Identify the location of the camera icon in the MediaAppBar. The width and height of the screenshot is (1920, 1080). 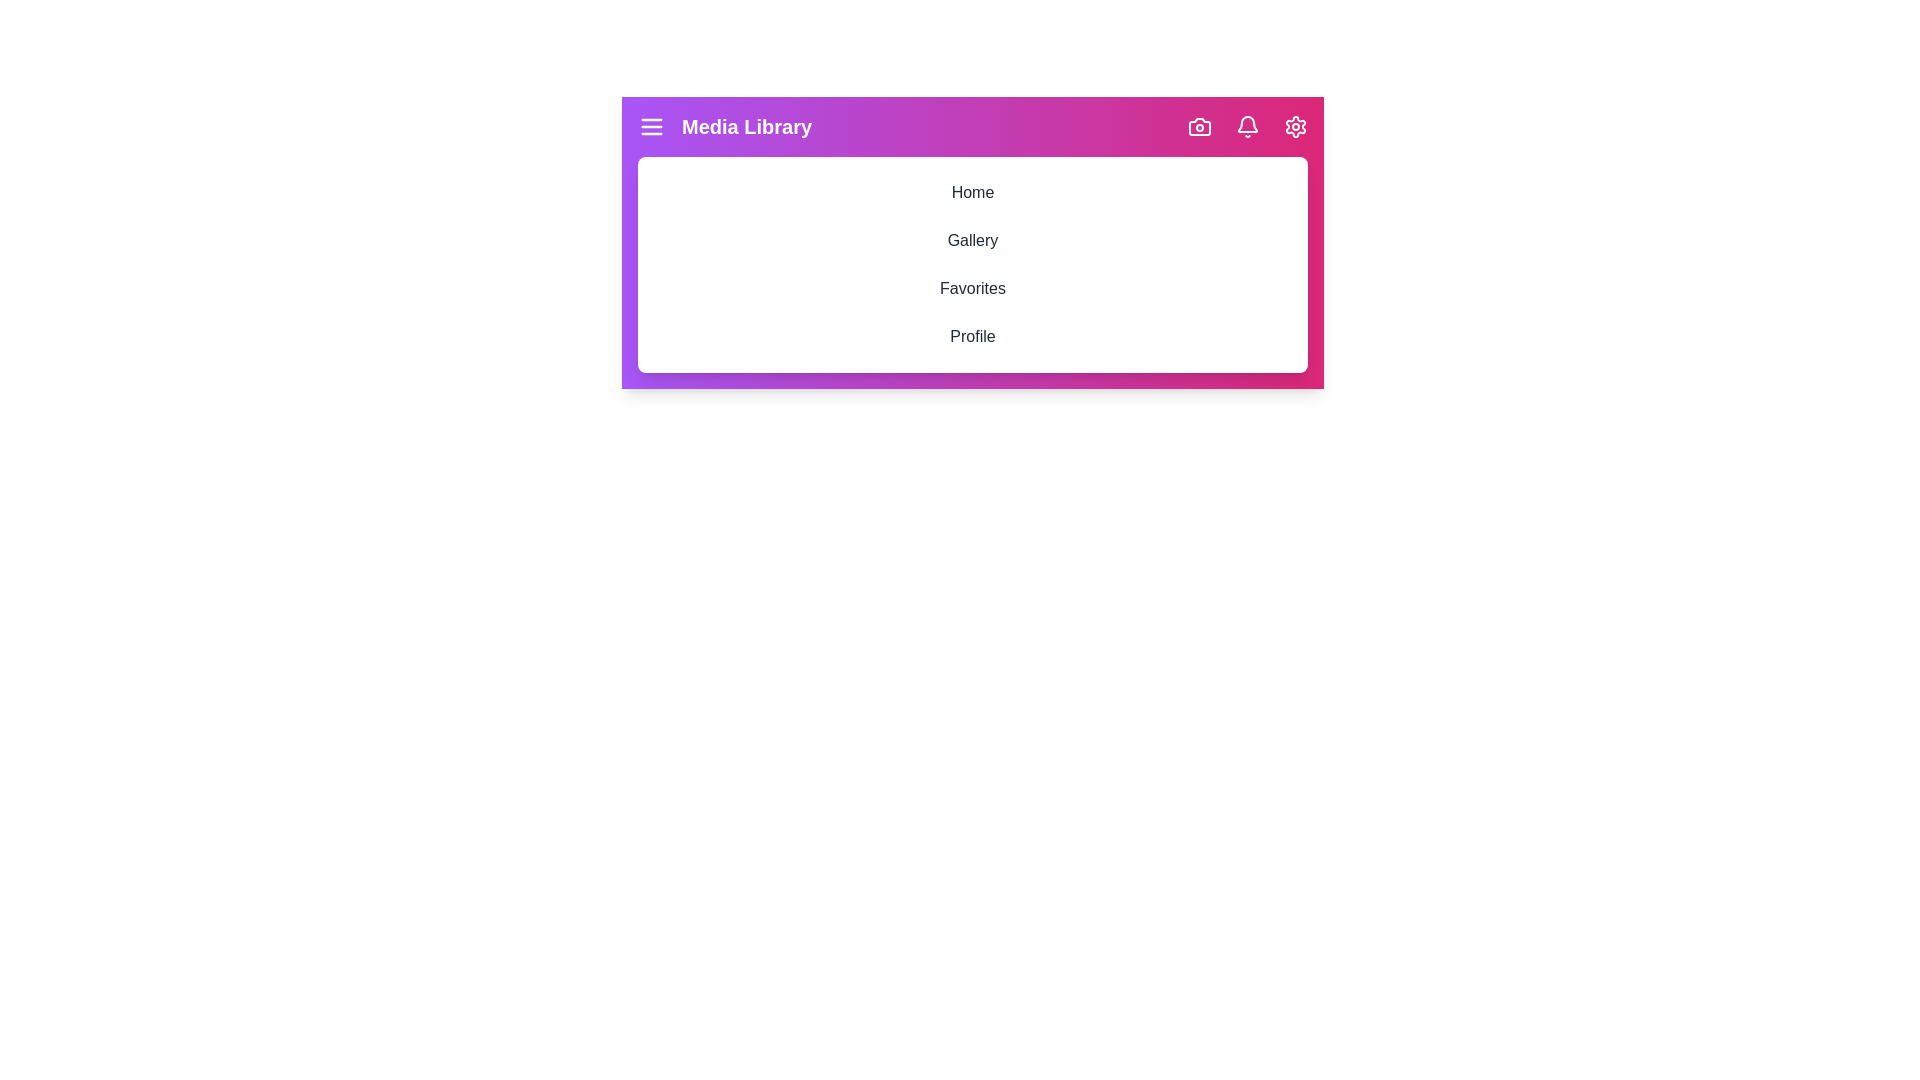
(1200, 127).